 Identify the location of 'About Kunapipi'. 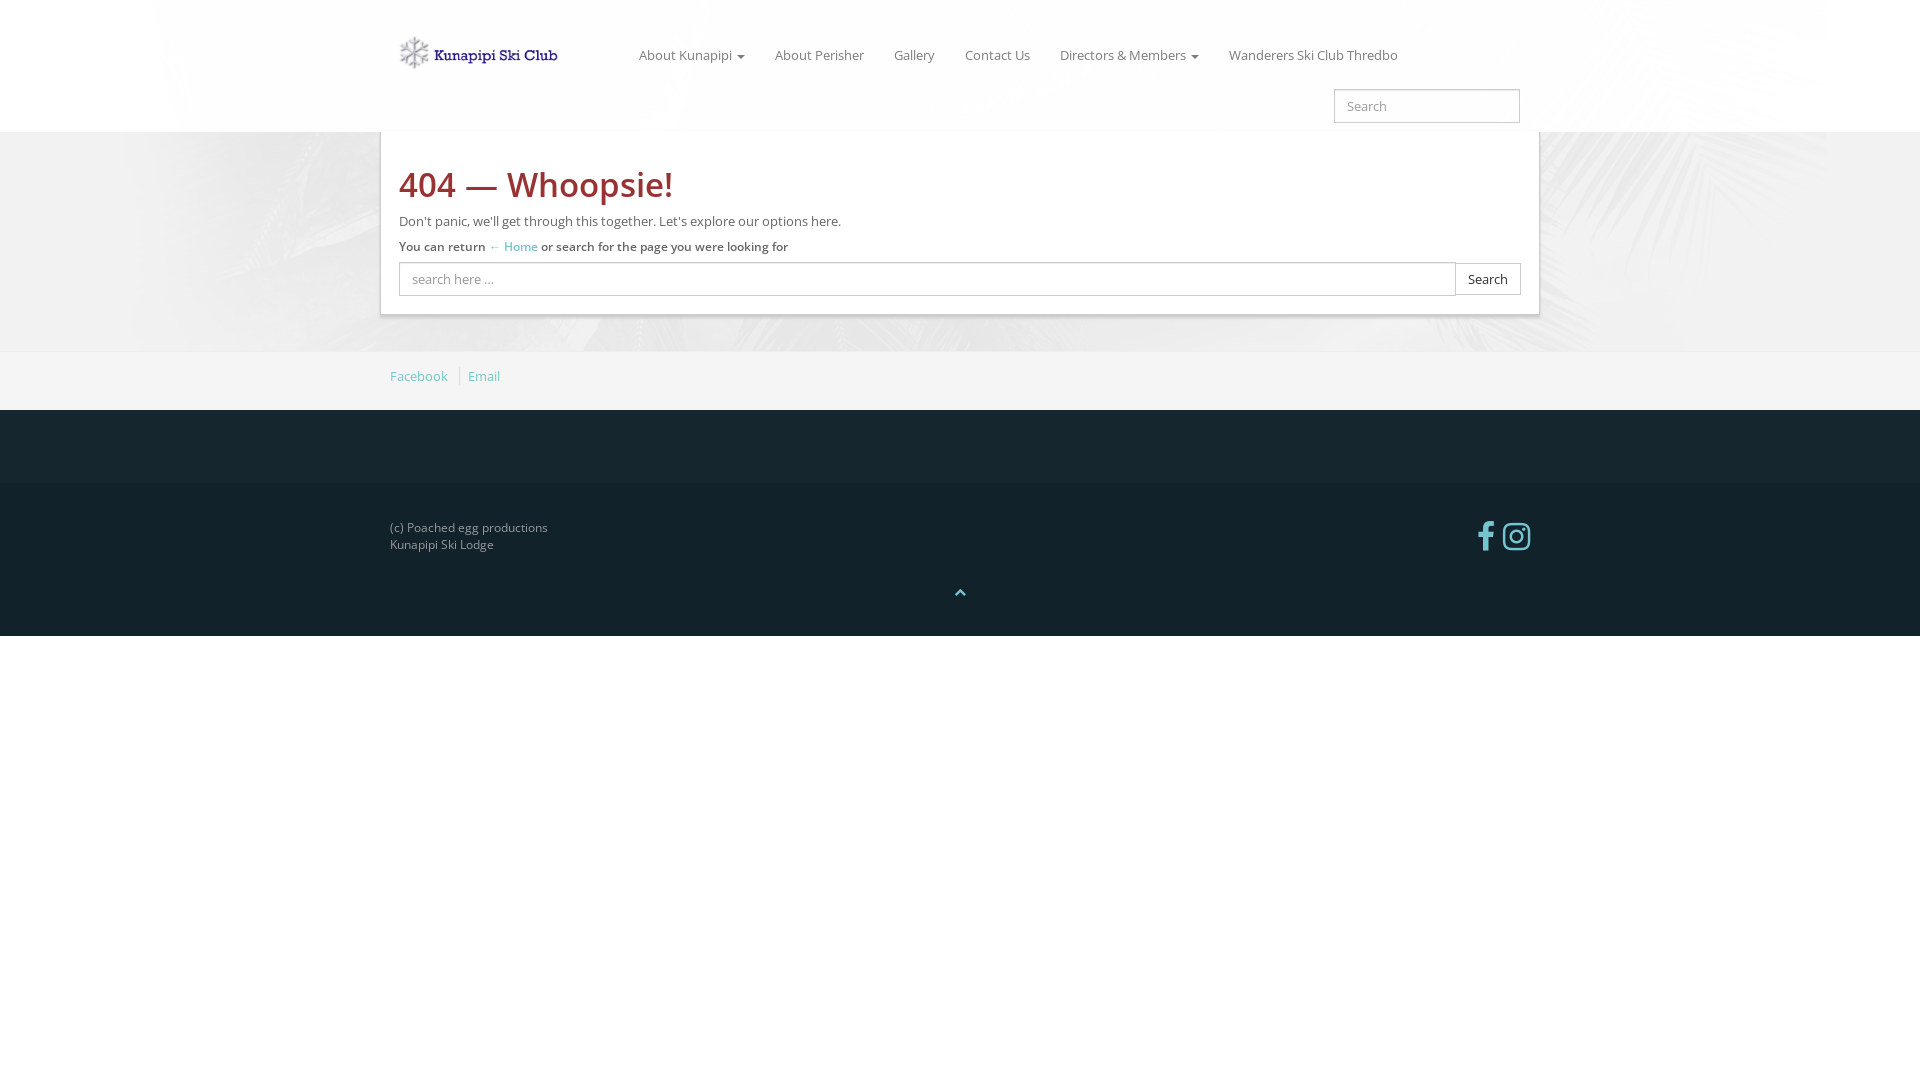
(691, 53).